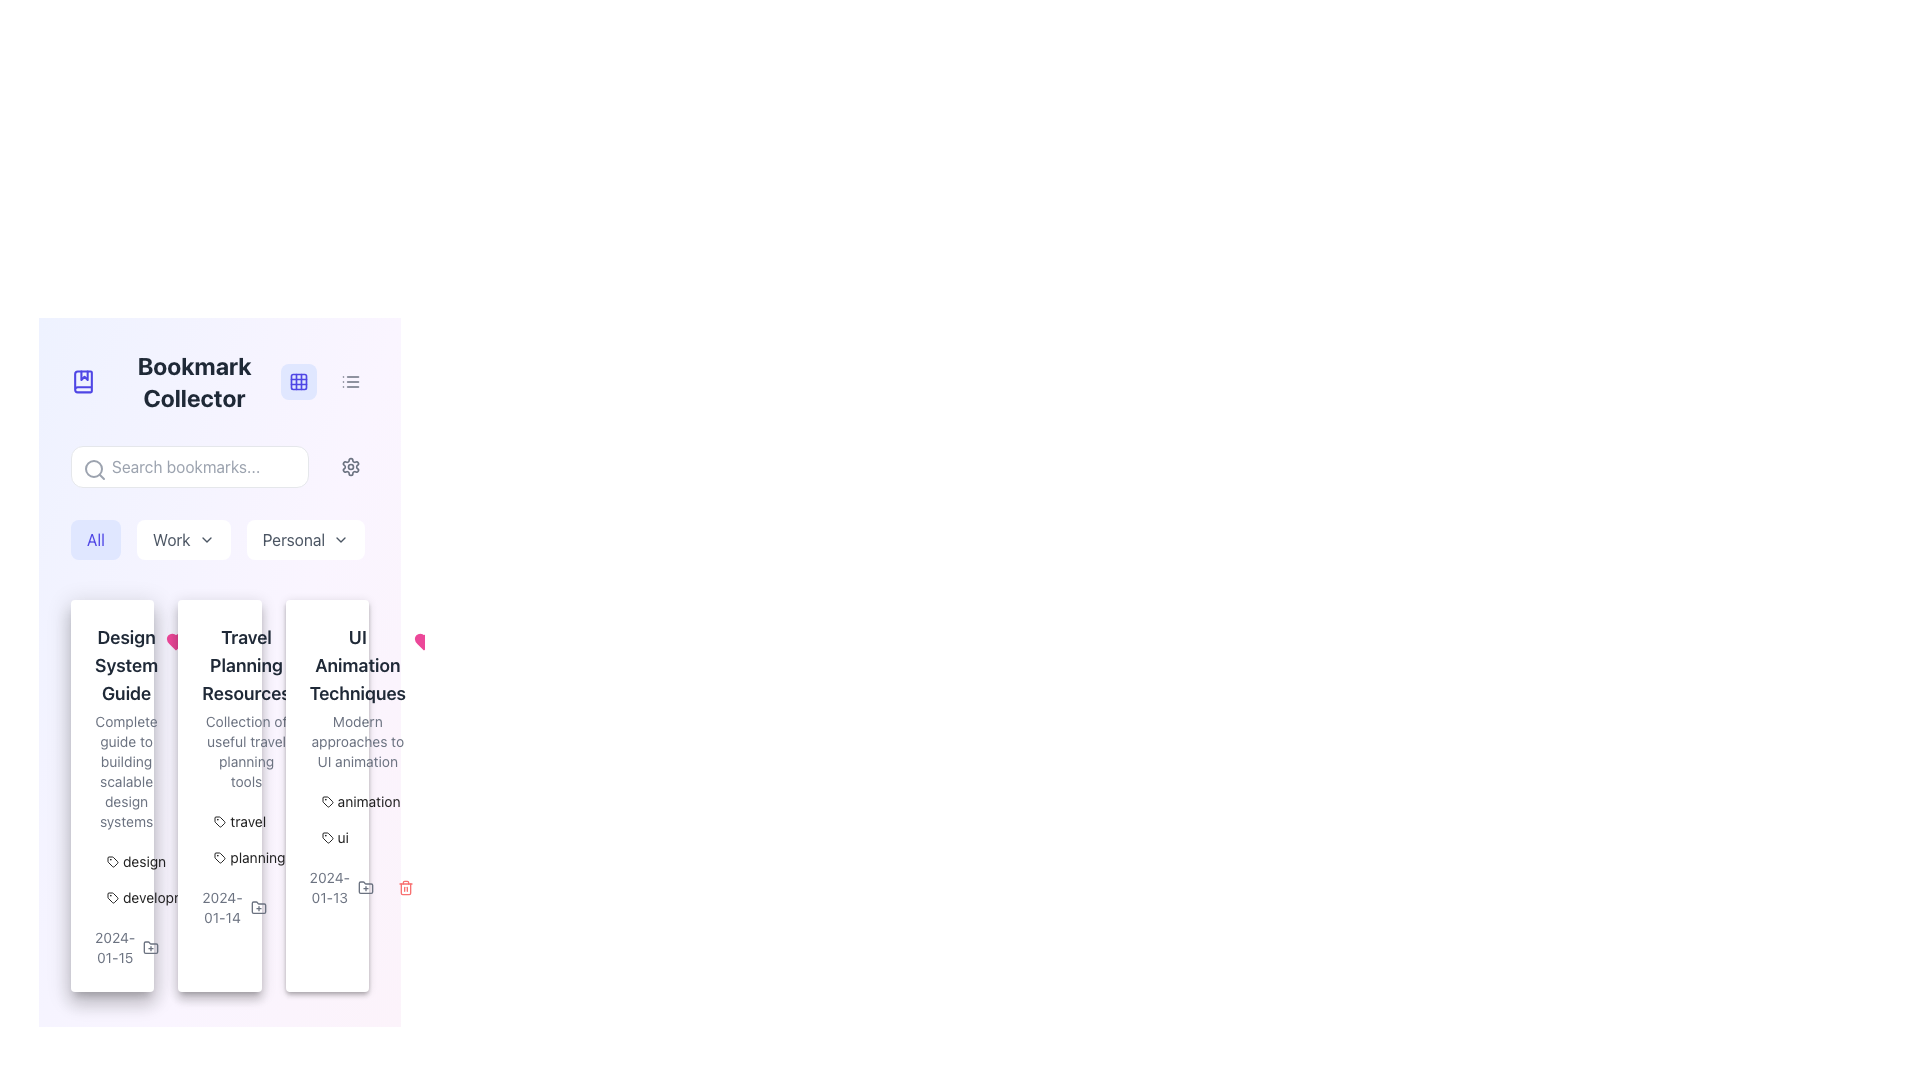 Image resolution: width=1920 pixels, height=1080 pixels. I want to click on the visual representation of the magnifying glass icon, which is a light gray circular search symbol located inside the search input field towards the left side, so click(94, 470).